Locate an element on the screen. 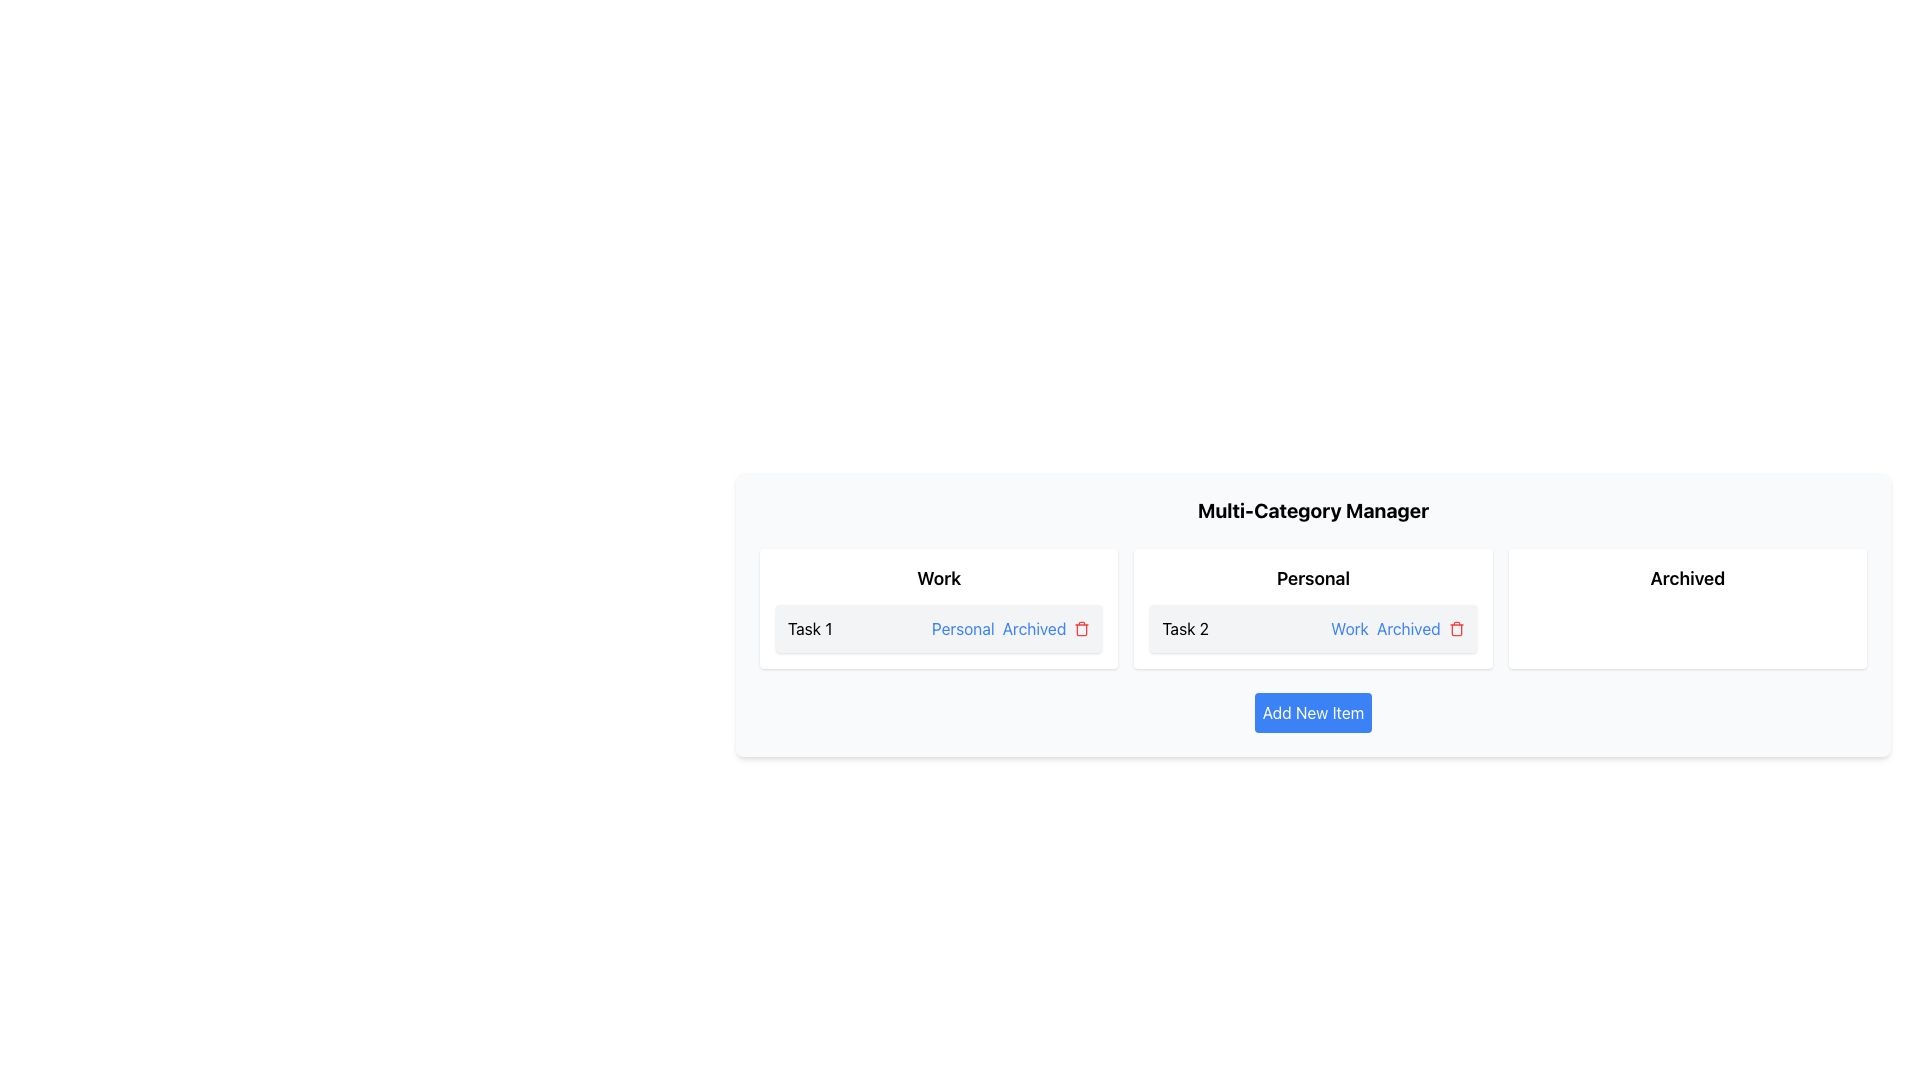  the interactive blue link labeled 'Work' within the 'Personal' card element is located at coordinates (1313, 608).